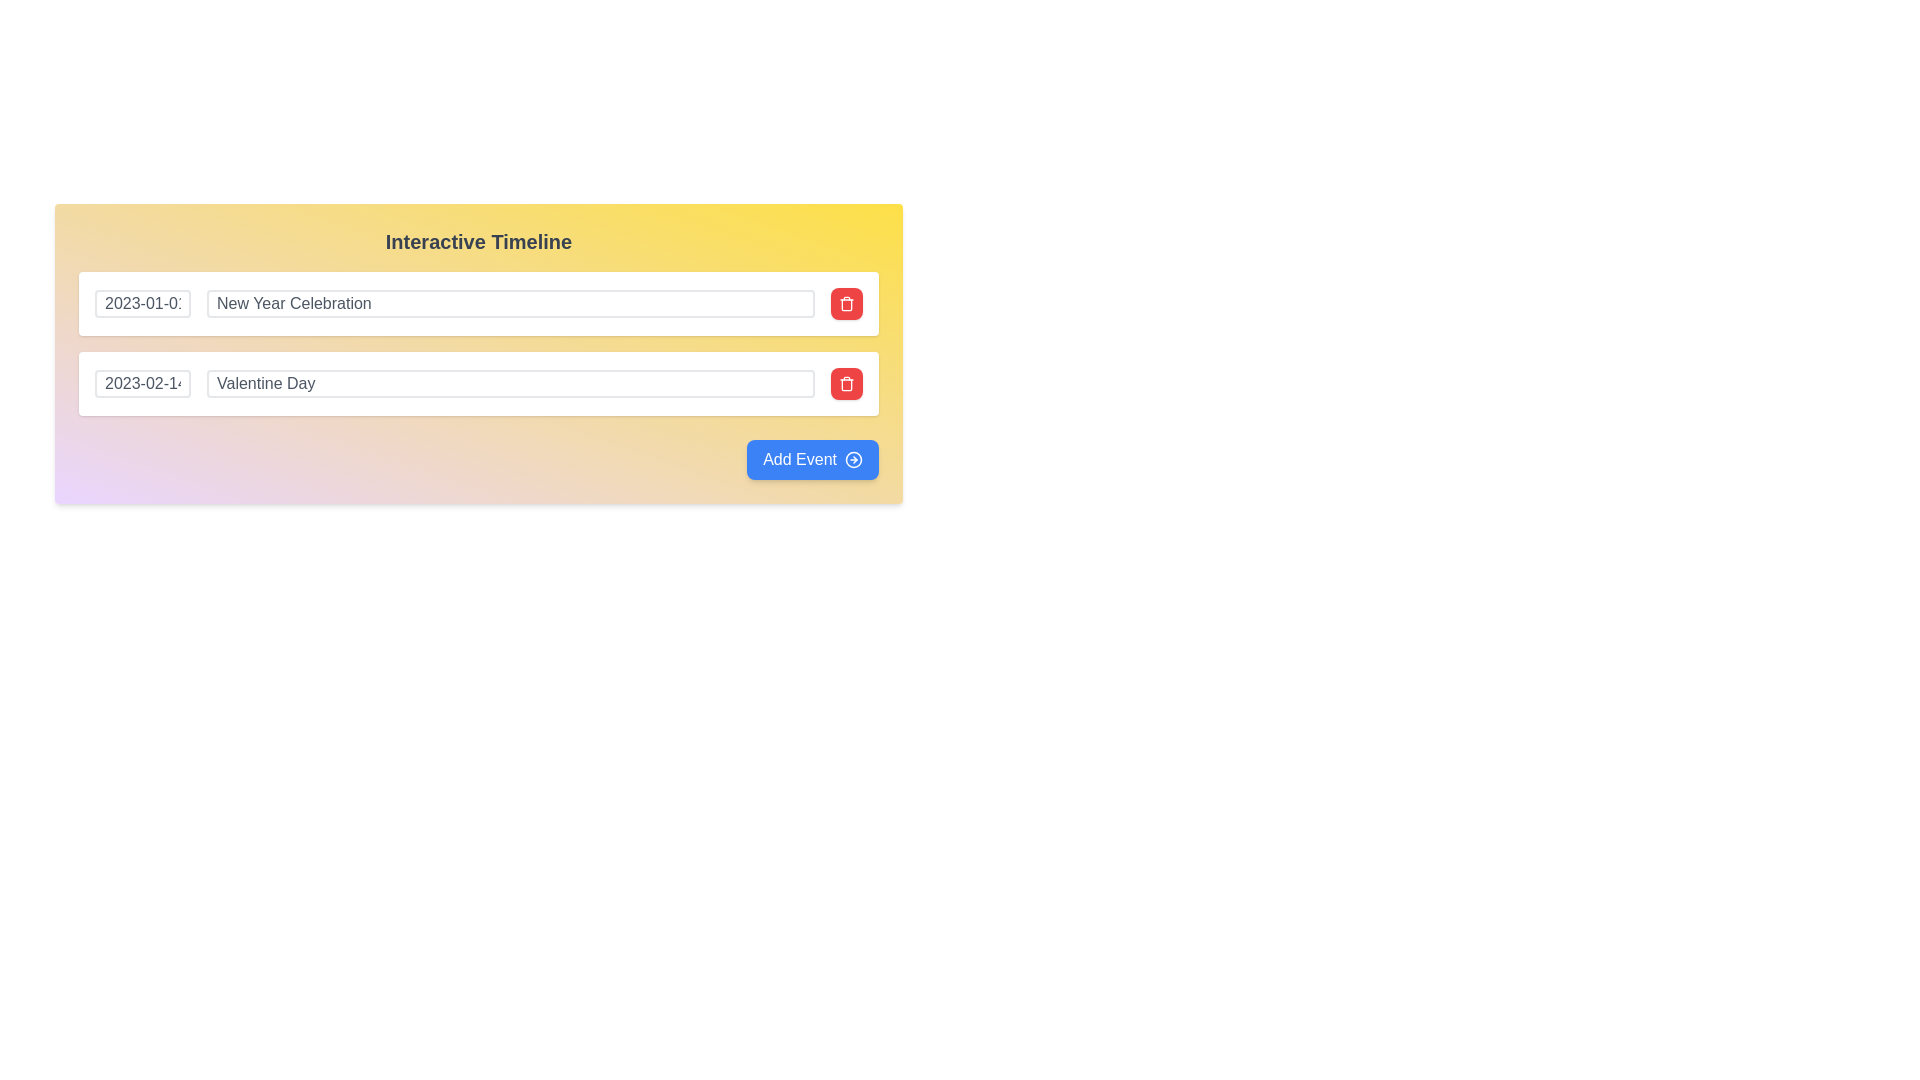 This screenshot has height=1080, width=1920. Describe the element at coordinates (854, 459) in the screenshot. I see `the decorative icon with a right-pointing arrow, which is located at the right end of the 'Add Event' button on the lower part of the white card` at that location.